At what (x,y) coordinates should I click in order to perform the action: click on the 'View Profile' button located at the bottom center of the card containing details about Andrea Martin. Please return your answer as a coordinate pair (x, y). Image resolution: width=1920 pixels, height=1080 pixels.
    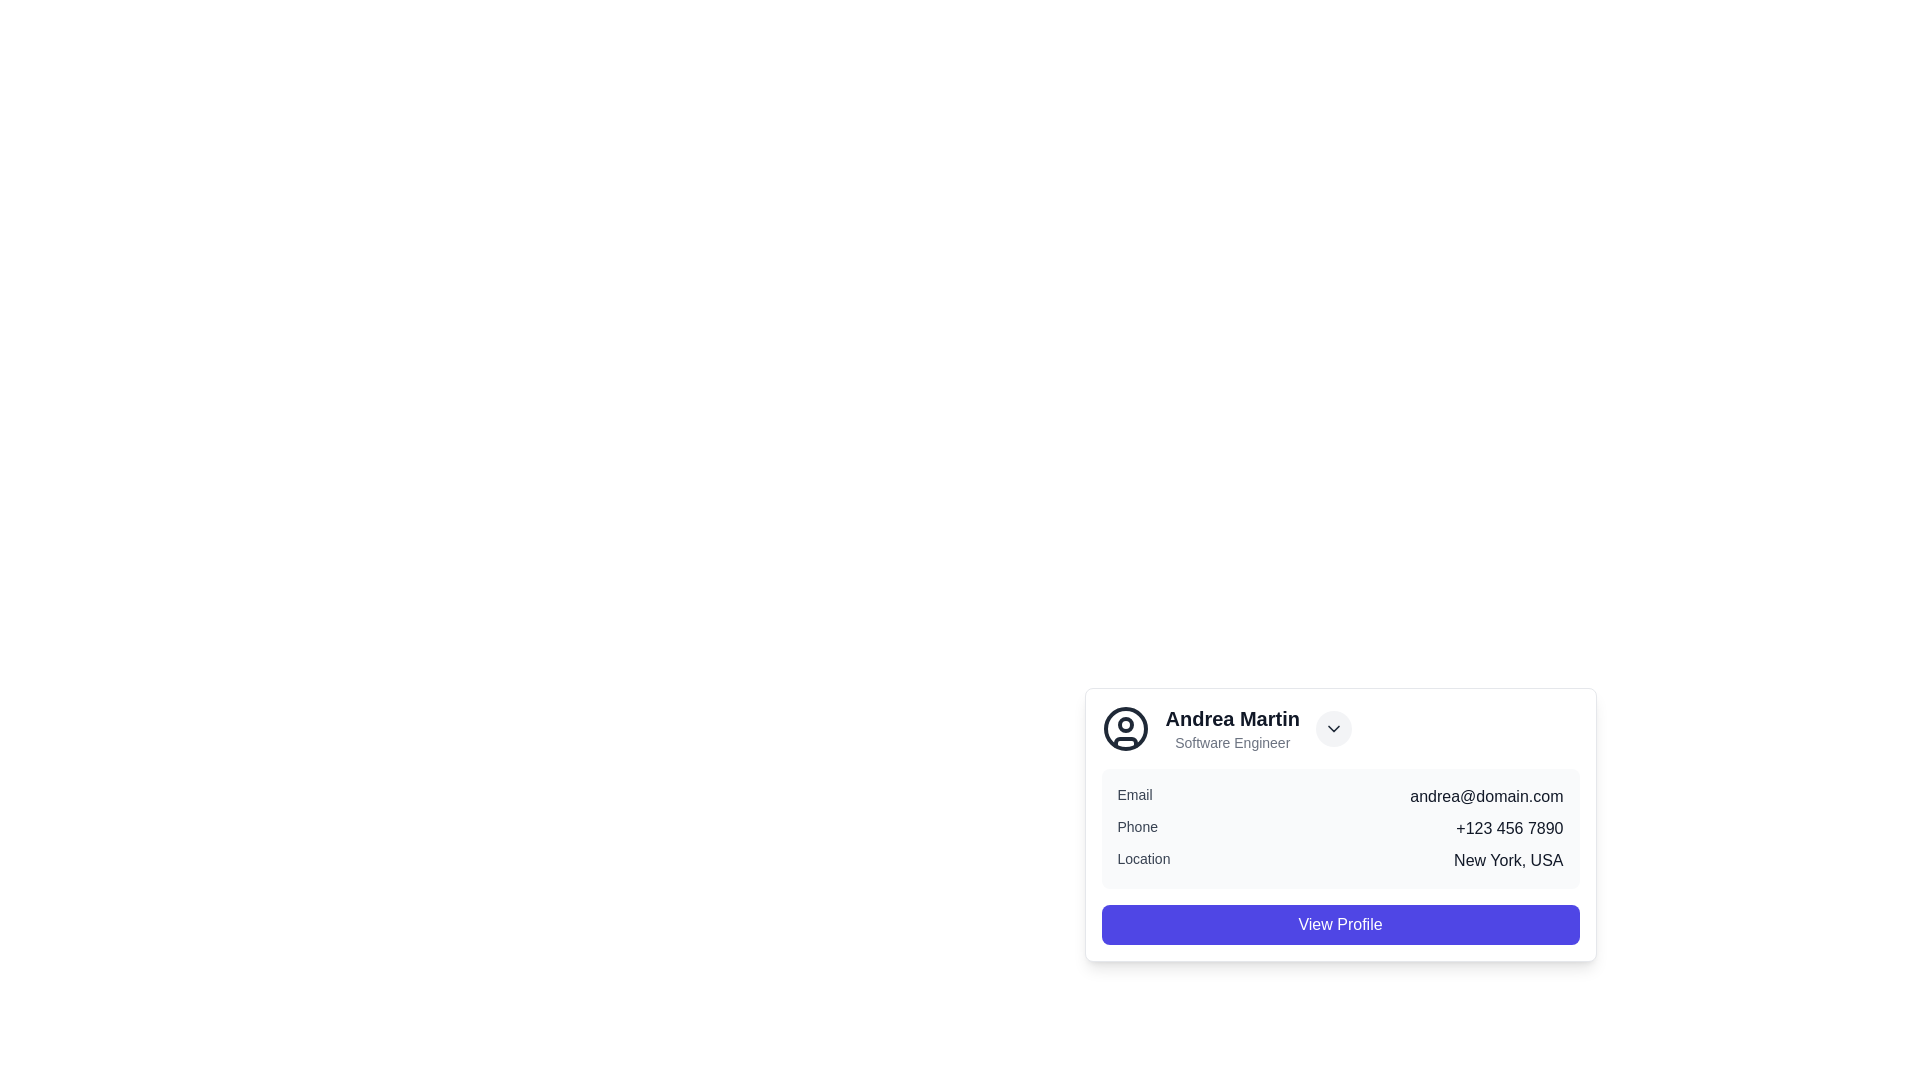
    Looking at the image, I should click on (1340, 925).